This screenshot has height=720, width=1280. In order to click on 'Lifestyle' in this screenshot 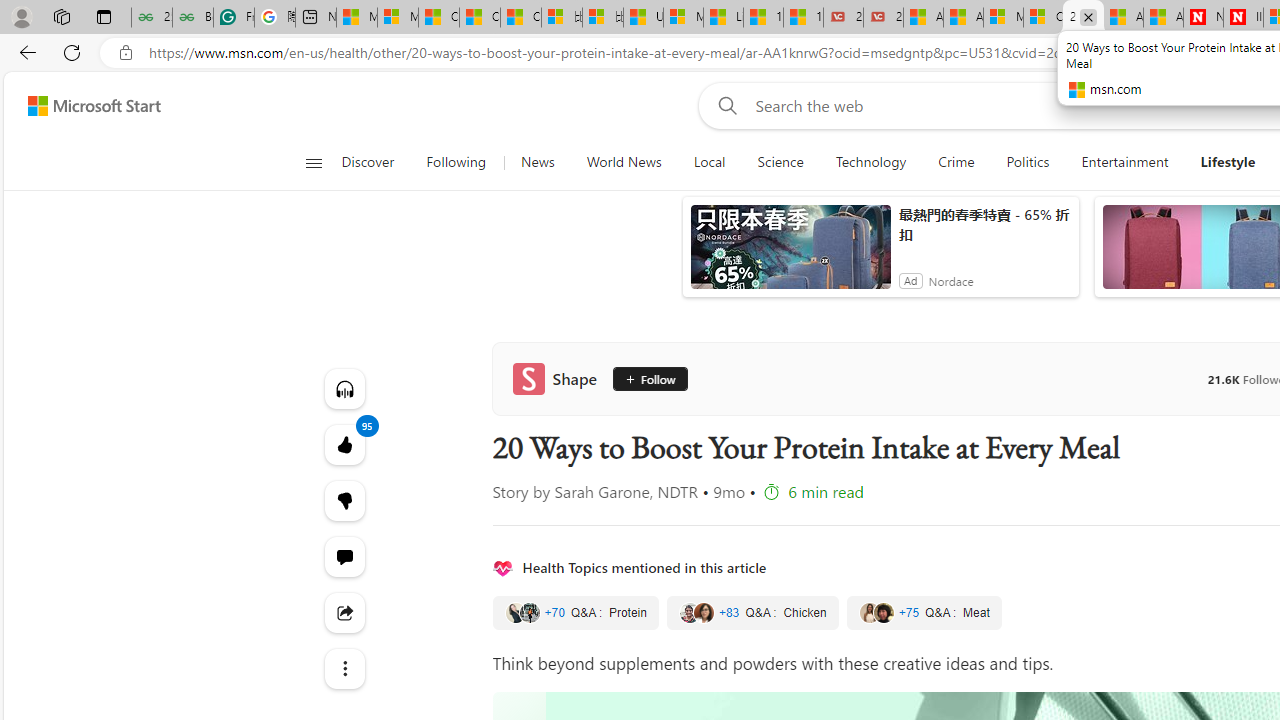, I will do `click(1227, 162)`.